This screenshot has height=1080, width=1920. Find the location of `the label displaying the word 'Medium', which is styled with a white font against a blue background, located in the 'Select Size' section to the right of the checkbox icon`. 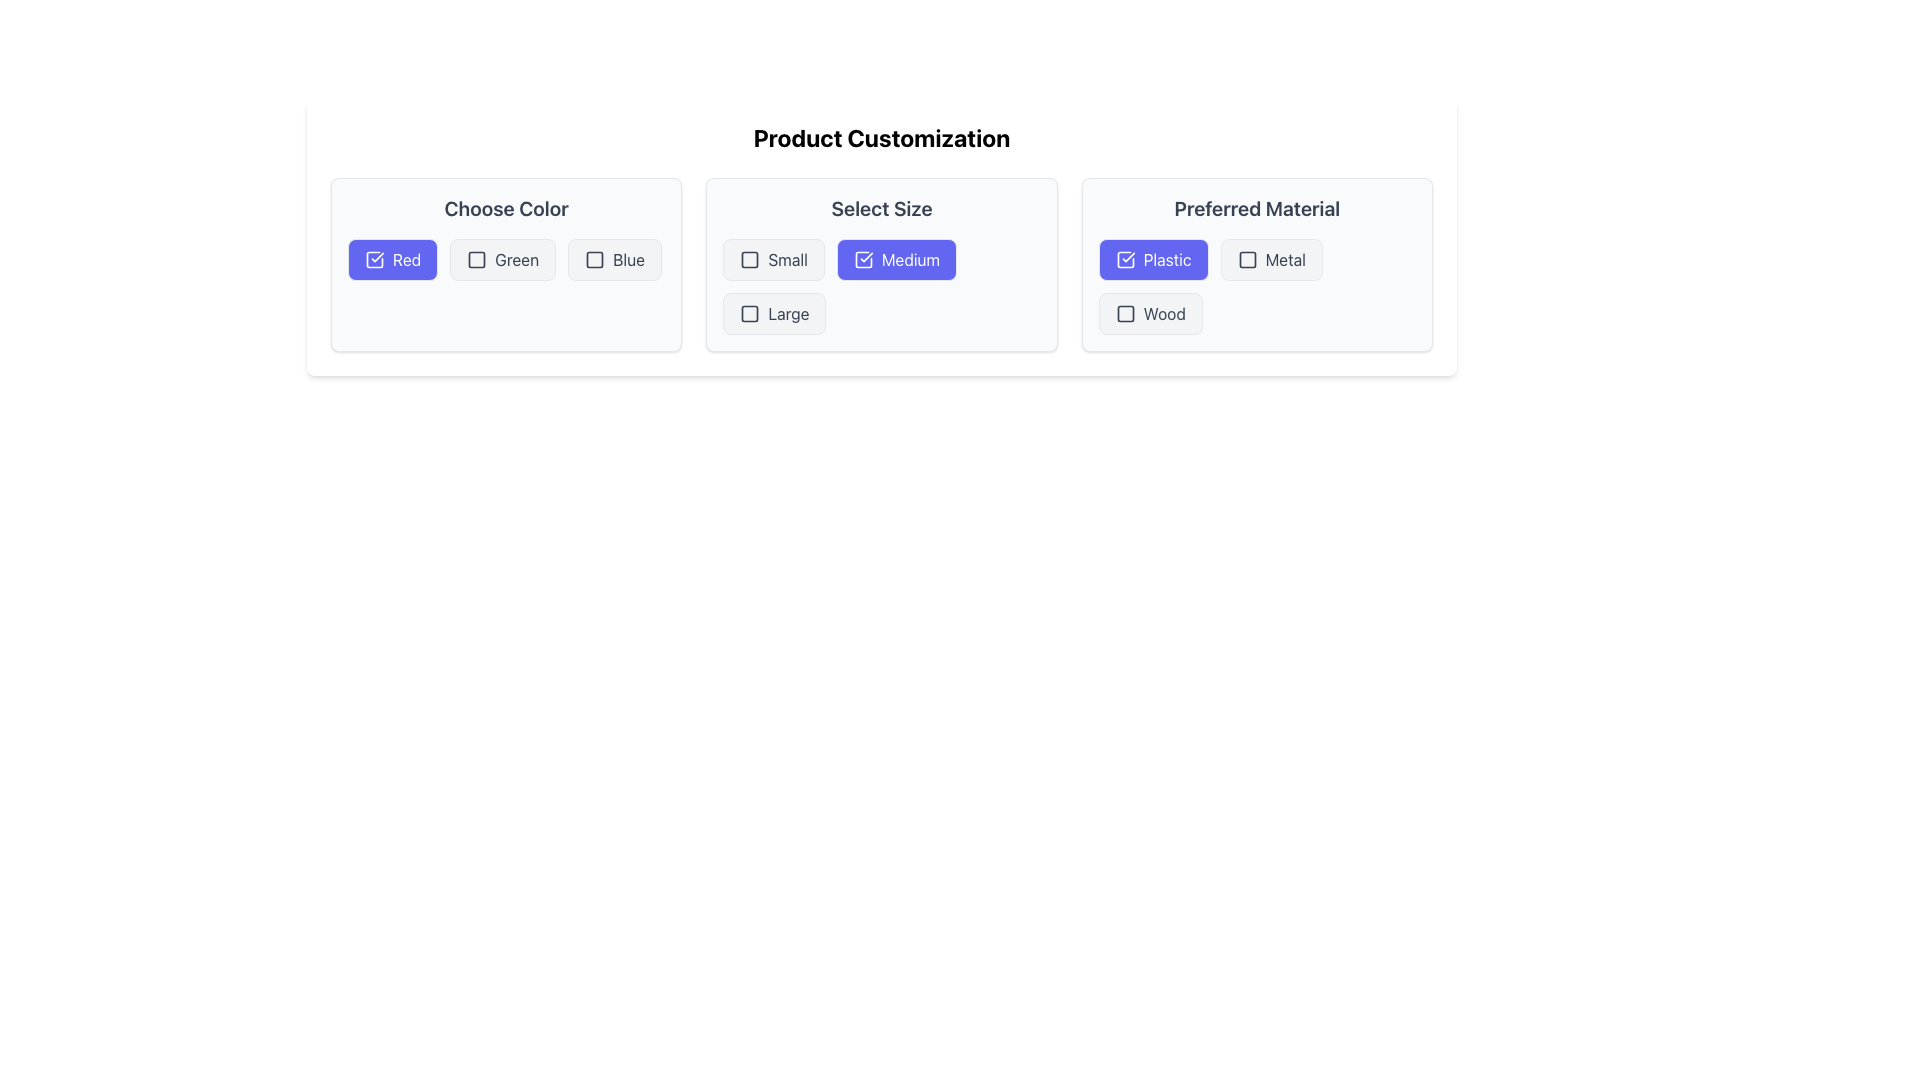

the label displaying the word 'Medium', which is styled with a white font against a blue background, located in the 'Select Size' section to the right of the checkbox icon is located at coordinates (910, 258).